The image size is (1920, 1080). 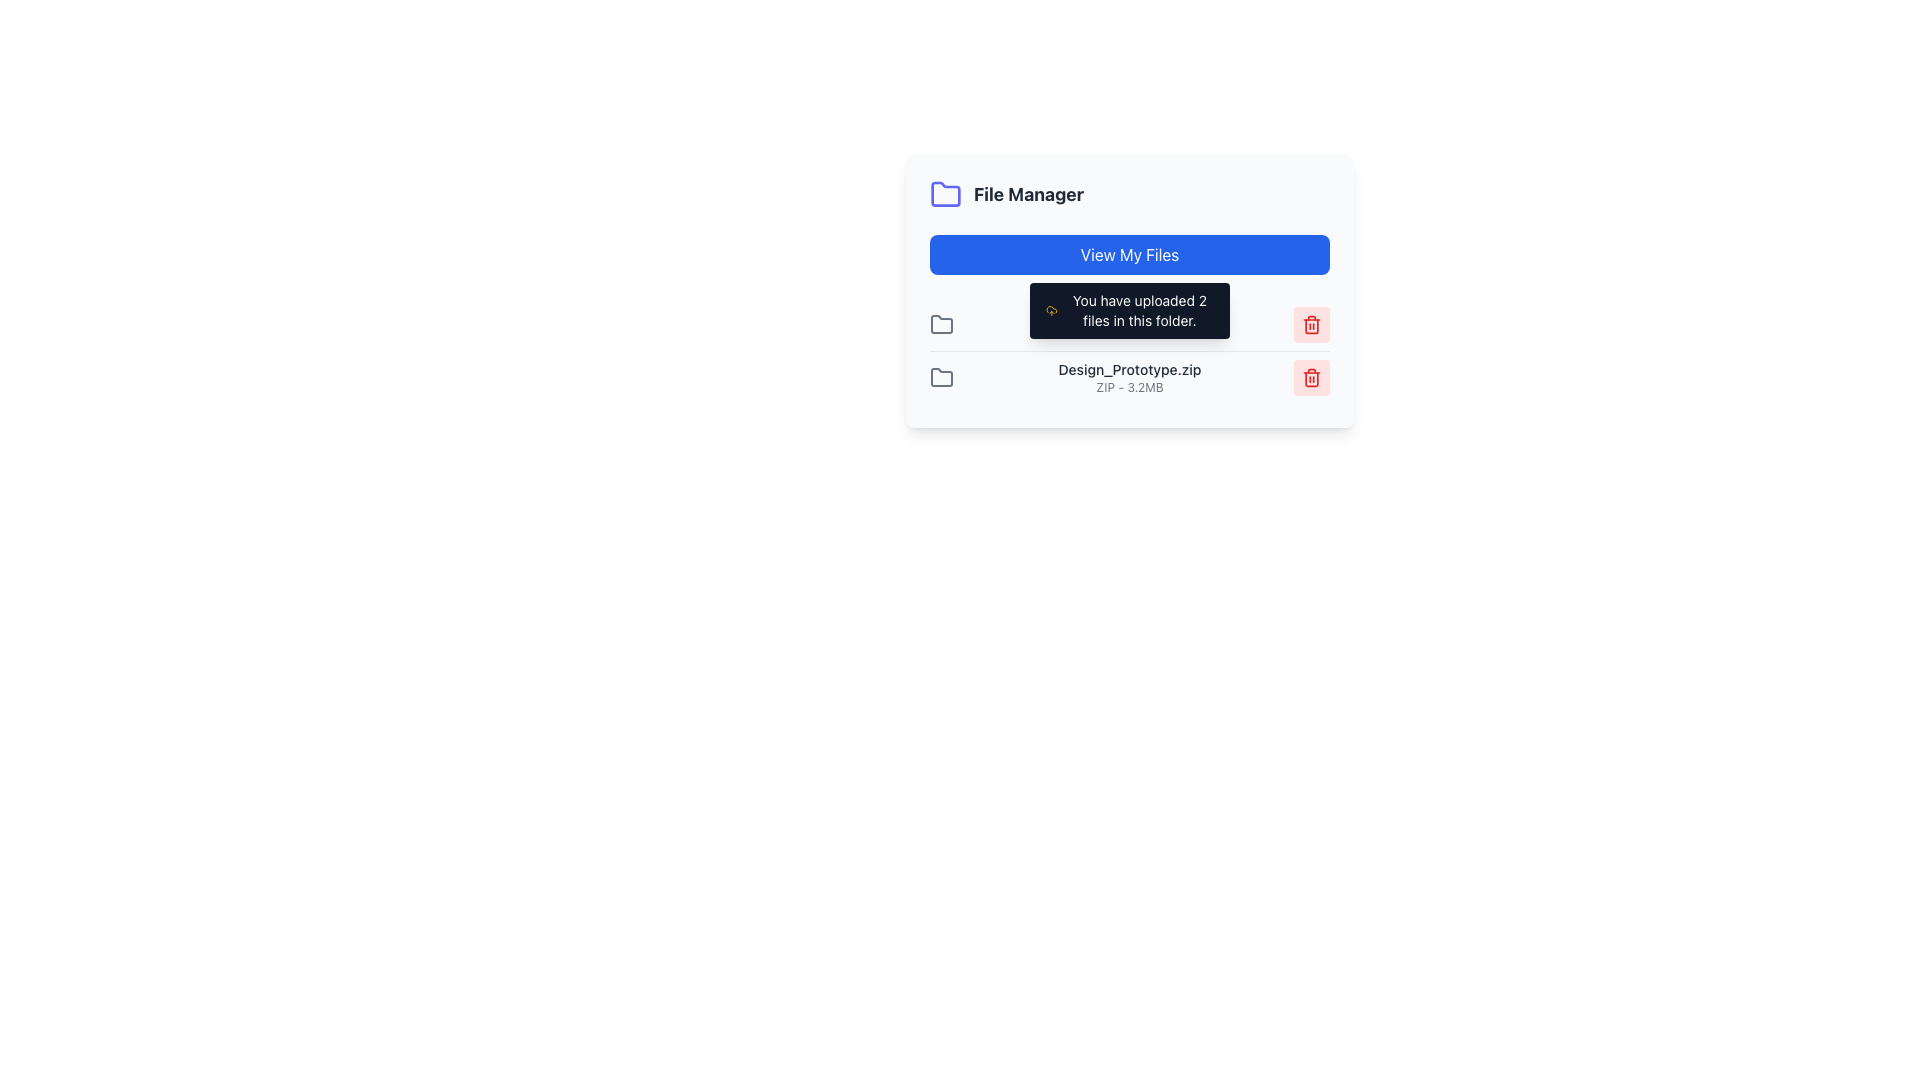 What do you see at coordinates (940, 378) in the screenshot?
I see `the gray folder icon located to the left of the text 'Design_Prototype.zip', which is the first icon in the row within the lower portion of the layout` at bounding box center [940, 378].